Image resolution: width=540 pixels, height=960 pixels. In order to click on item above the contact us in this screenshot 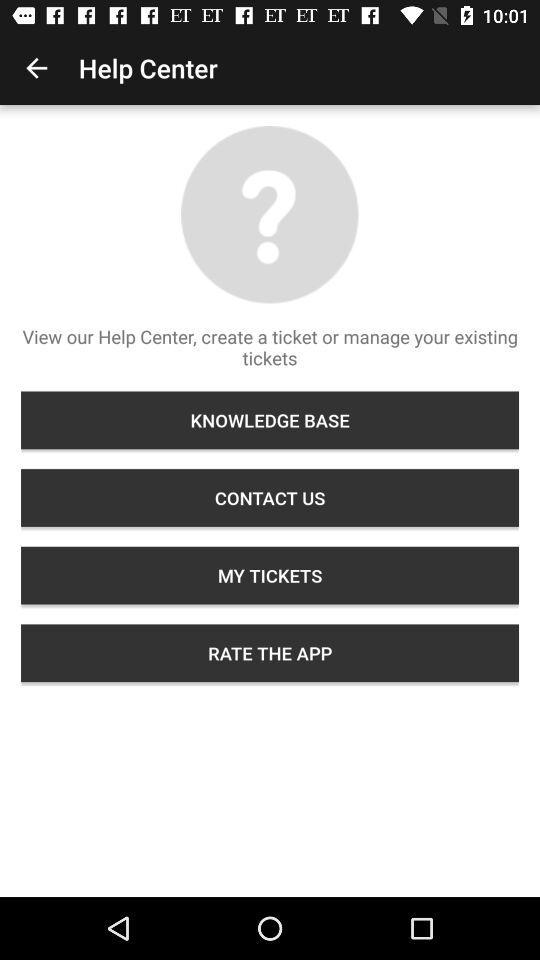, I will do `click(270, 419)`.